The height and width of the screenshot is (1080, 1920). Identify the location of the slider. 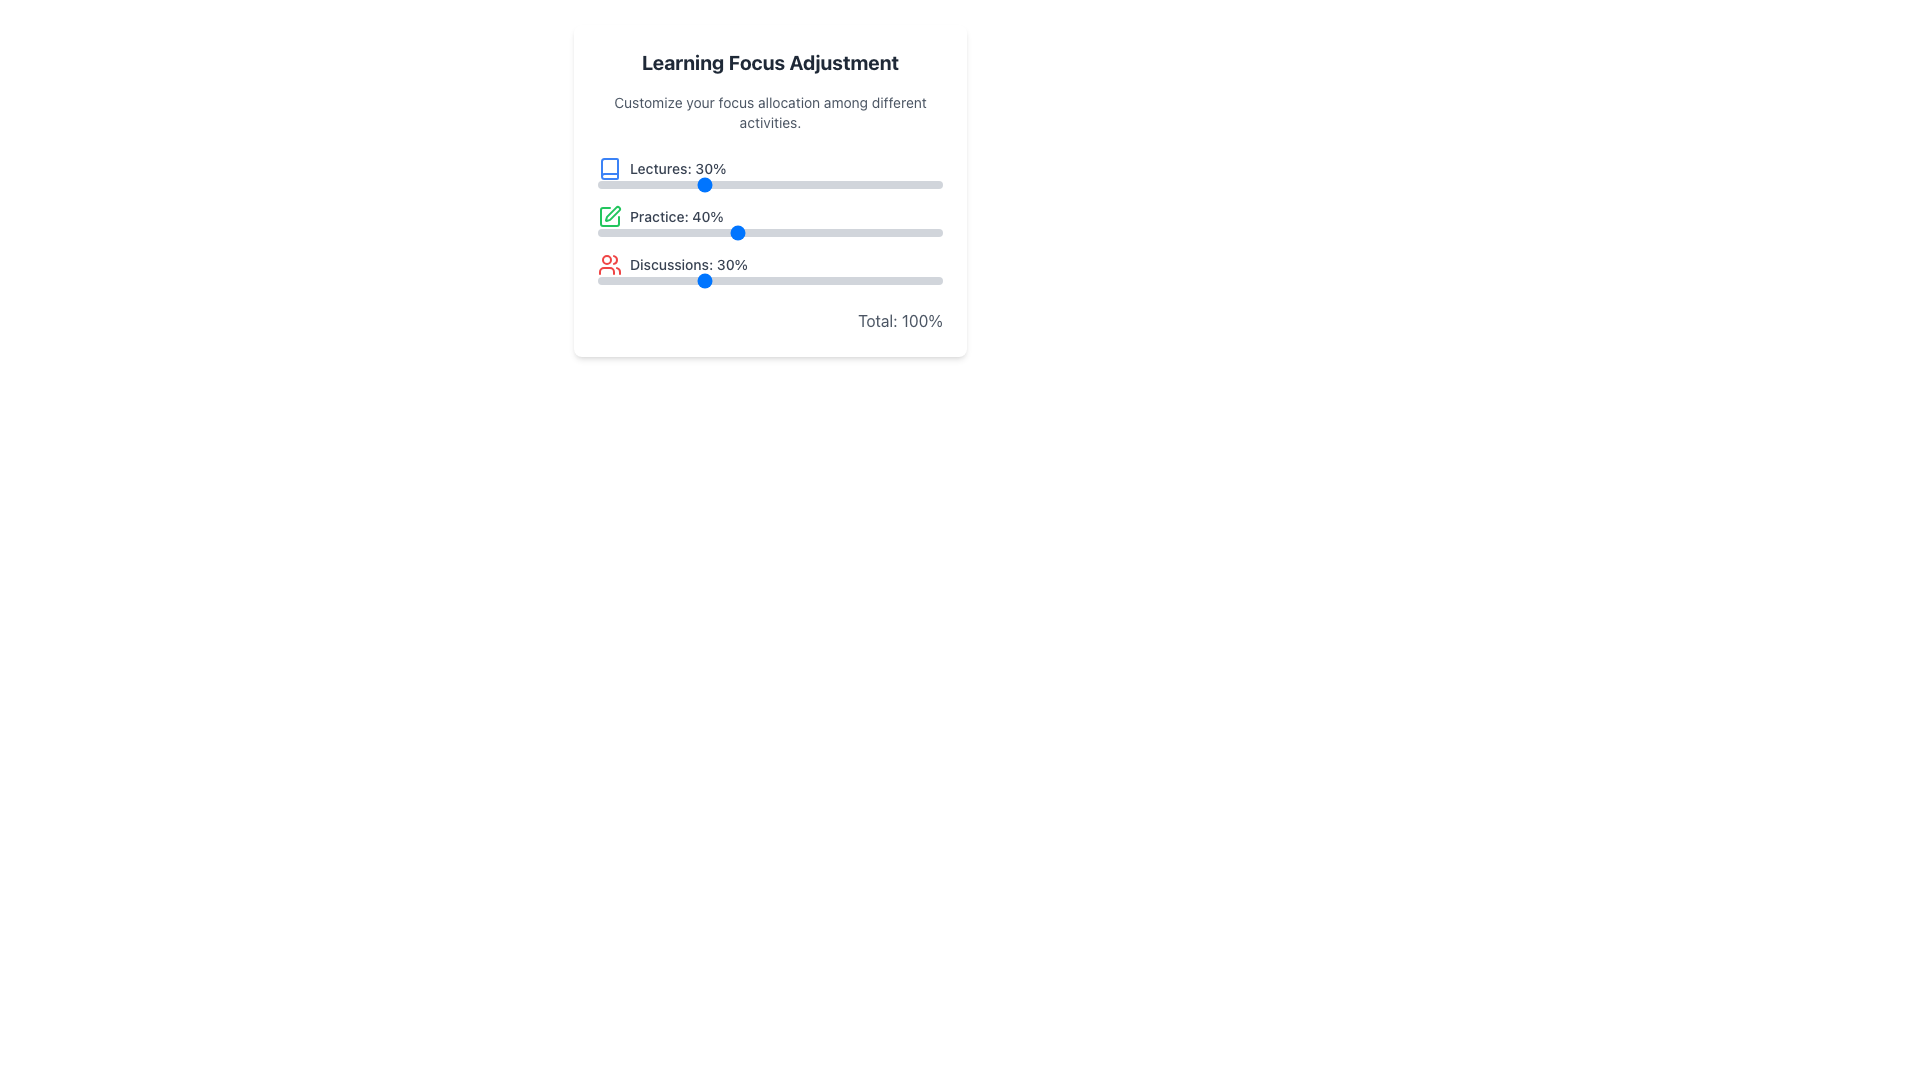
(815, 281).